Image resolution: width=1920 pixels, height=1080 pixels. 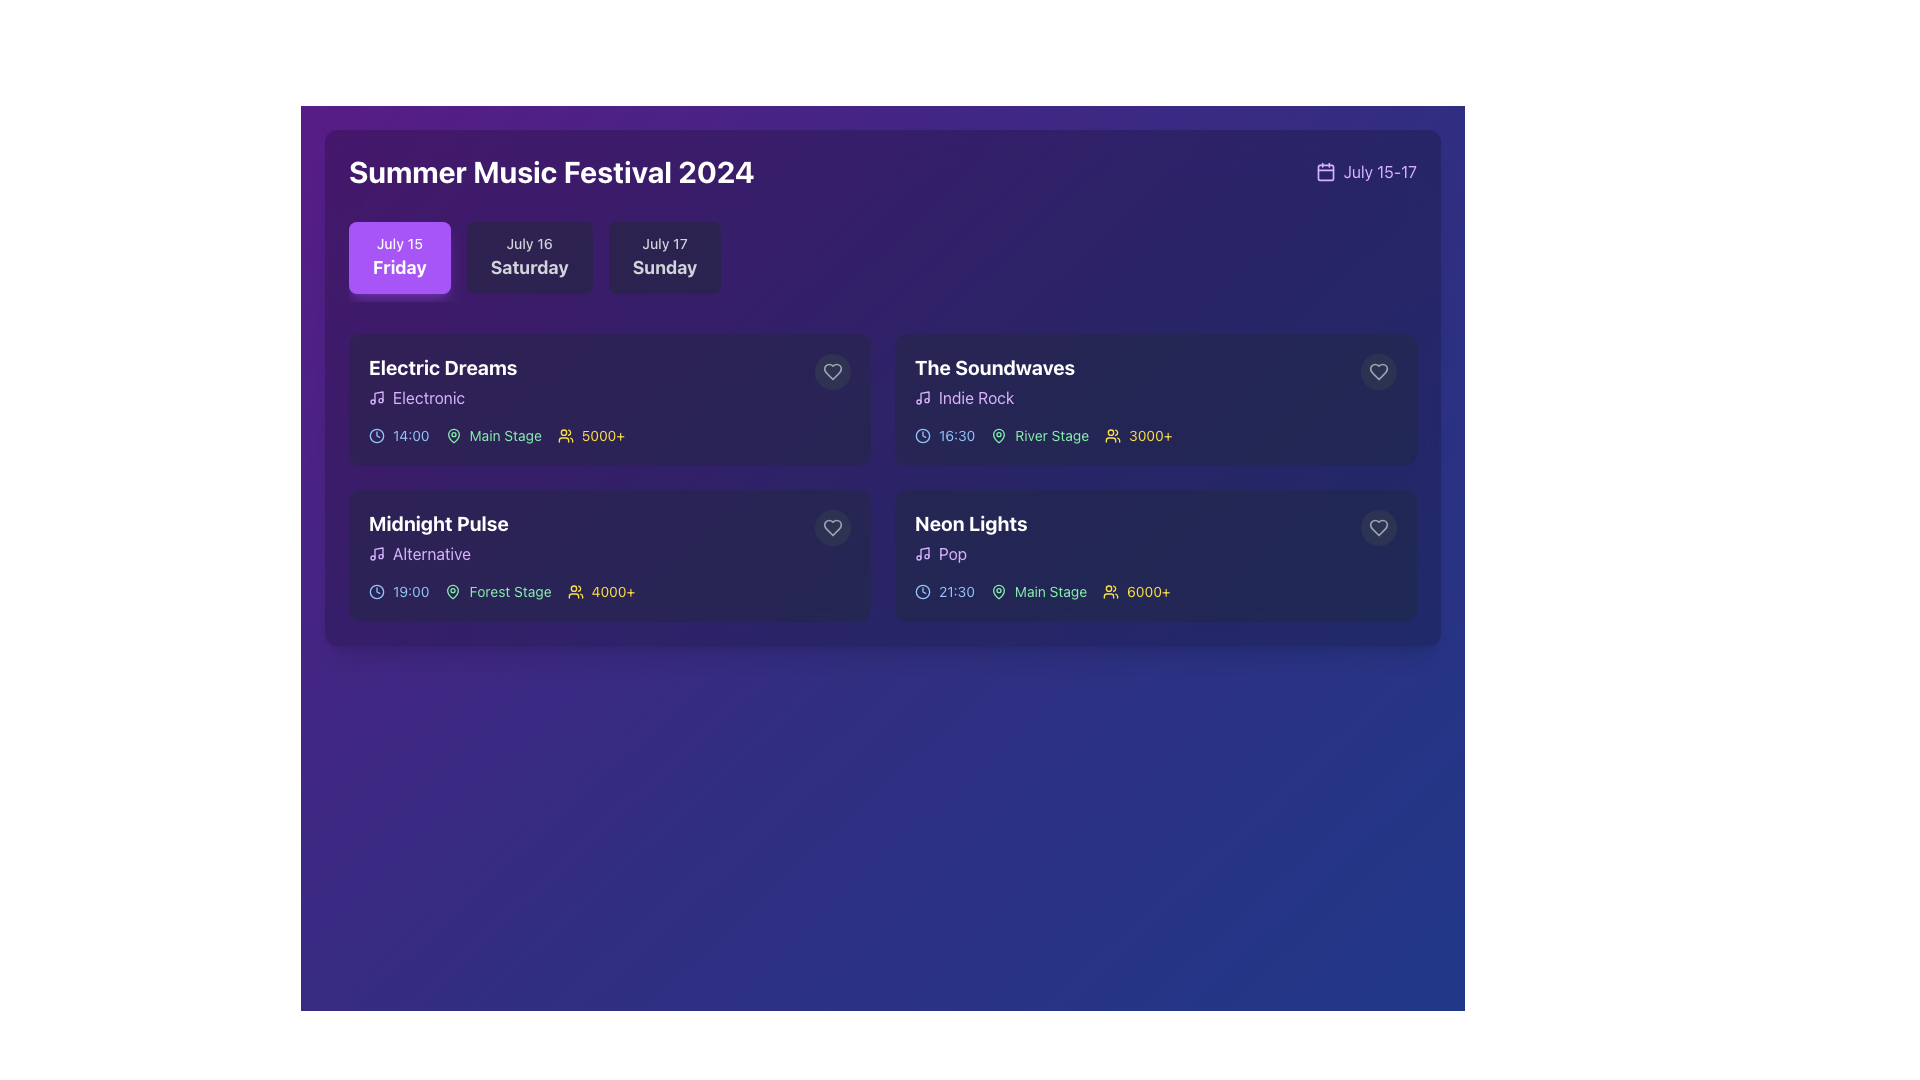 What do you see at coordinates (608, 434) in the screenshot?
I see `information displayed in the textual metadata row for the 'Electric Dreams' event, including time, location, and attendance details, which are visually separated by distinctive icons` at bounding box center [608, 434].